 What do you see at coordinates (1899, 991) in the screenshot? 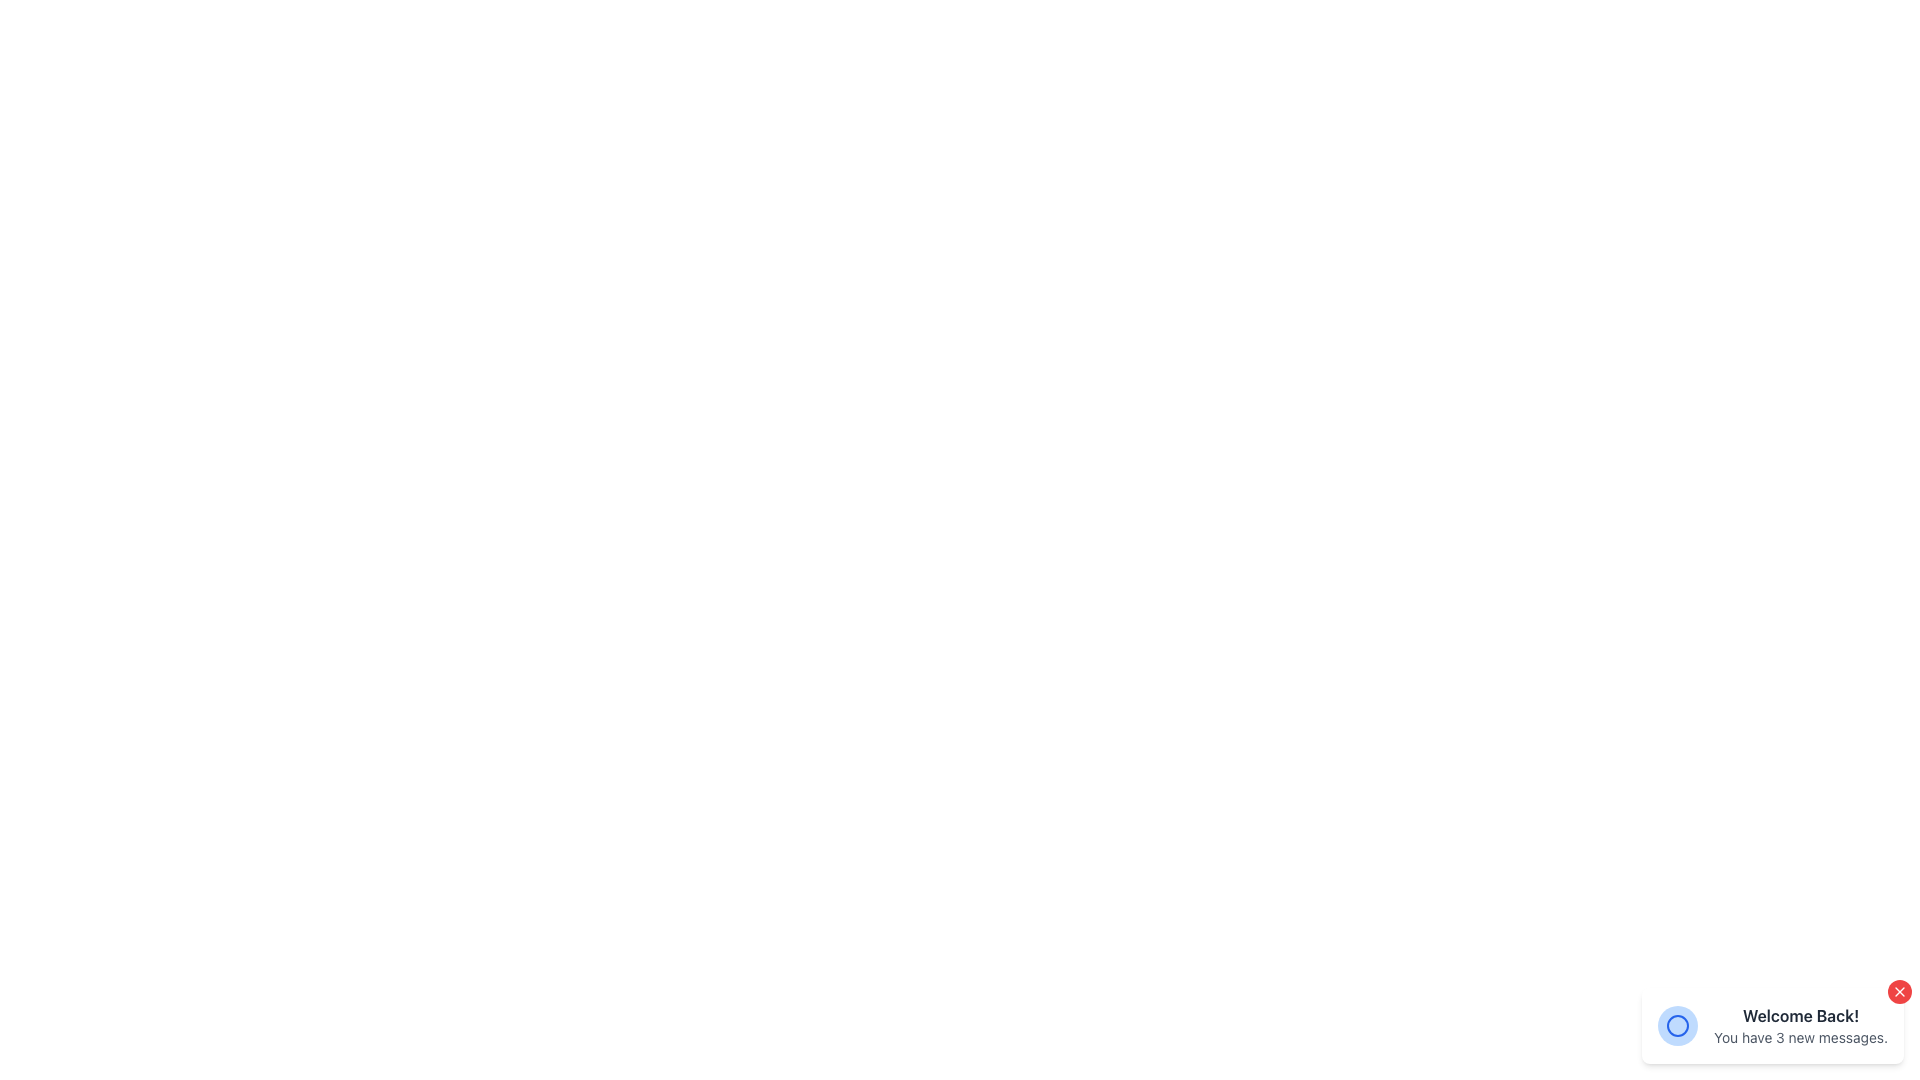
I see `the close icon button located in the top-right corner of the notification panel with the text 'Welcome Back! You have 3 new messages.'` at bounding box center [1899, 991].